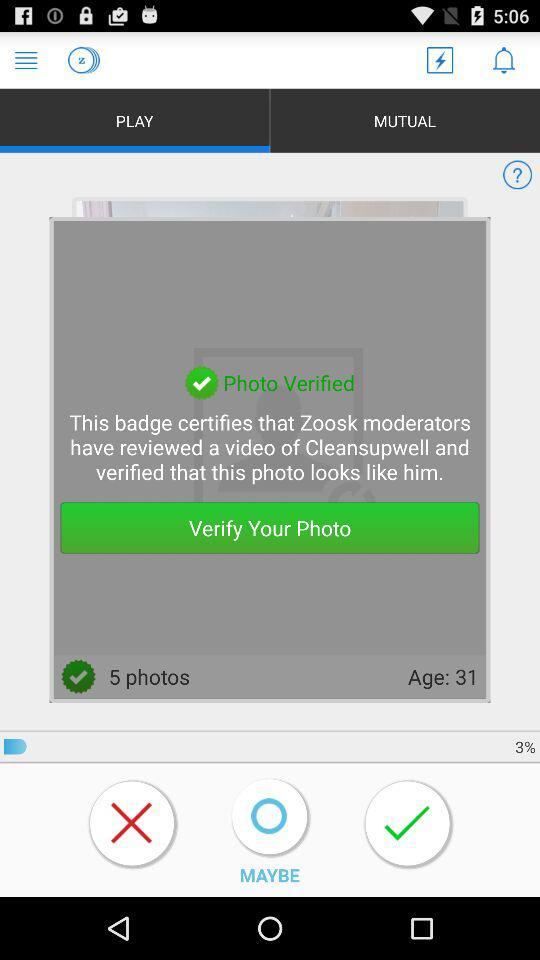  I want to click on the help icon, so click(517, 187).